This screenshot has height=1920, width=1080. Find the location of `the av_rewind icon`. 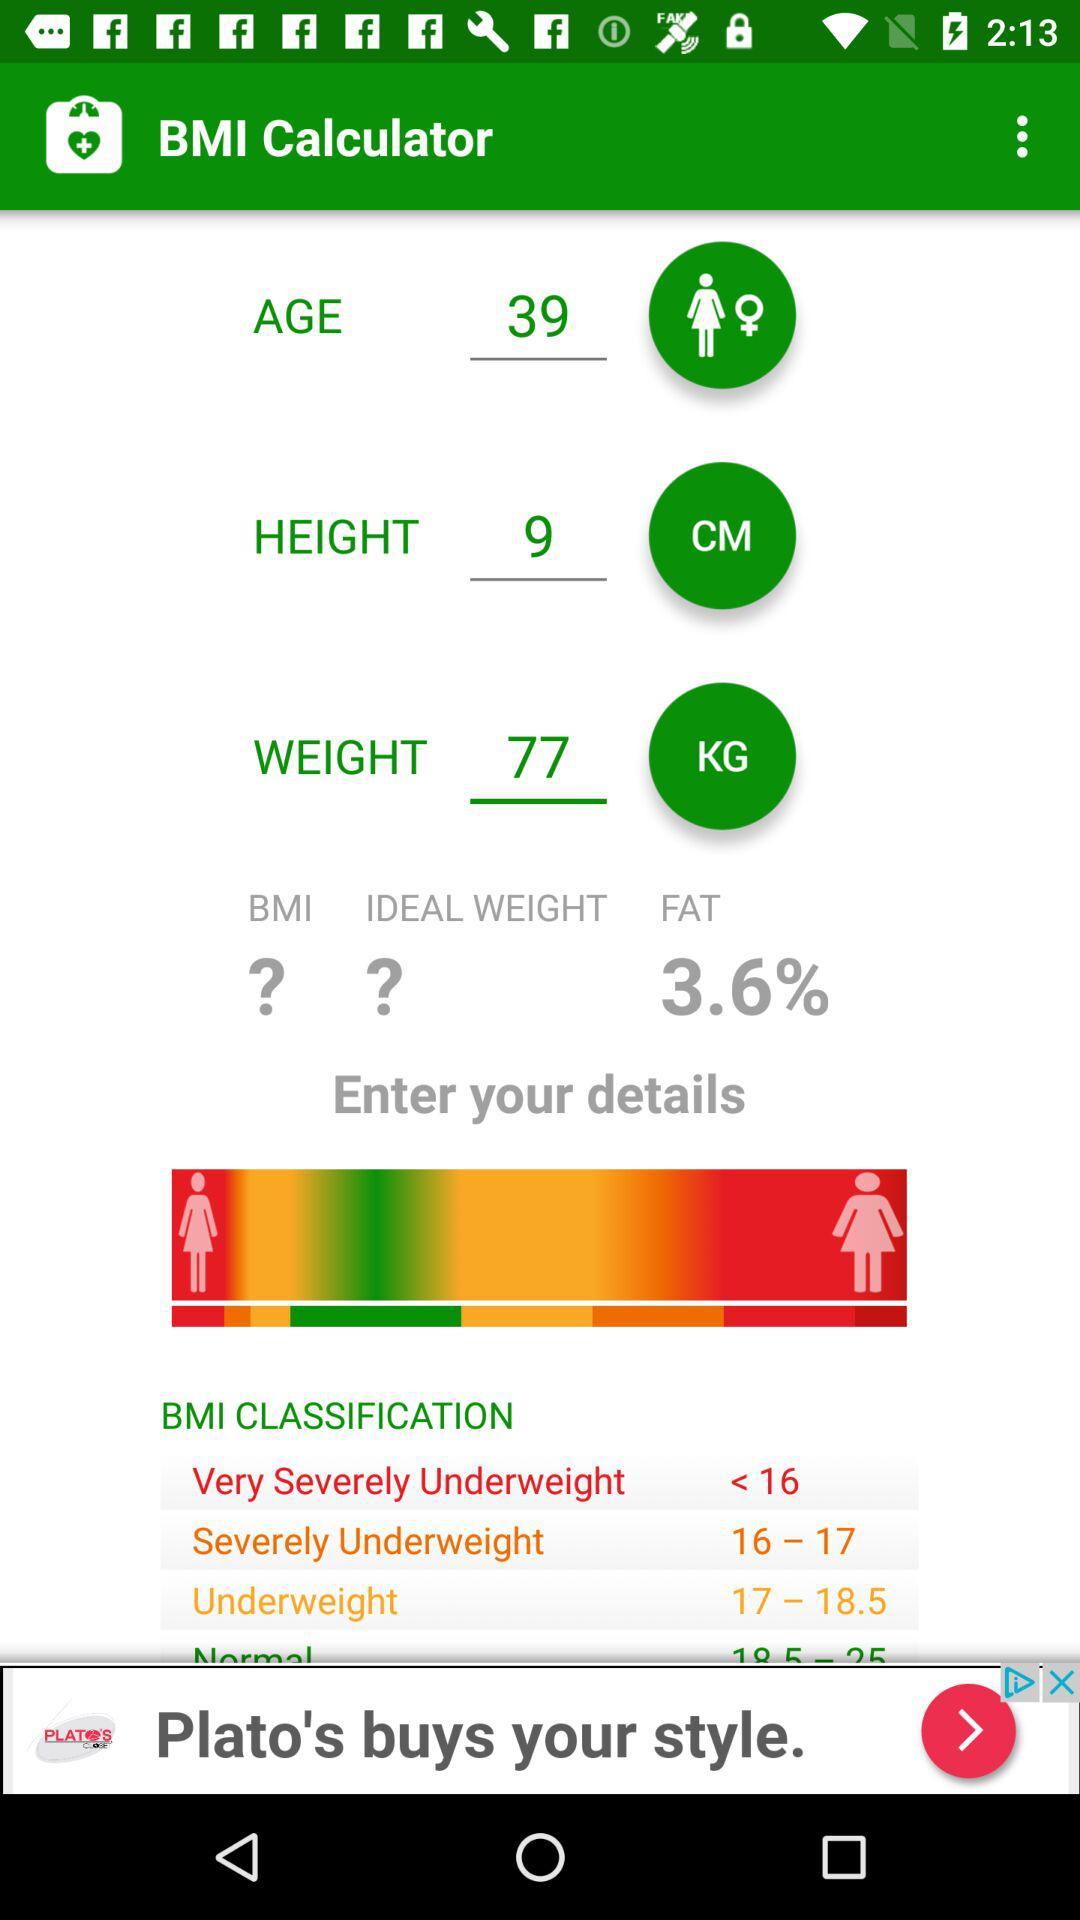

the av_rewind icon is located at coordinates (722, 754).